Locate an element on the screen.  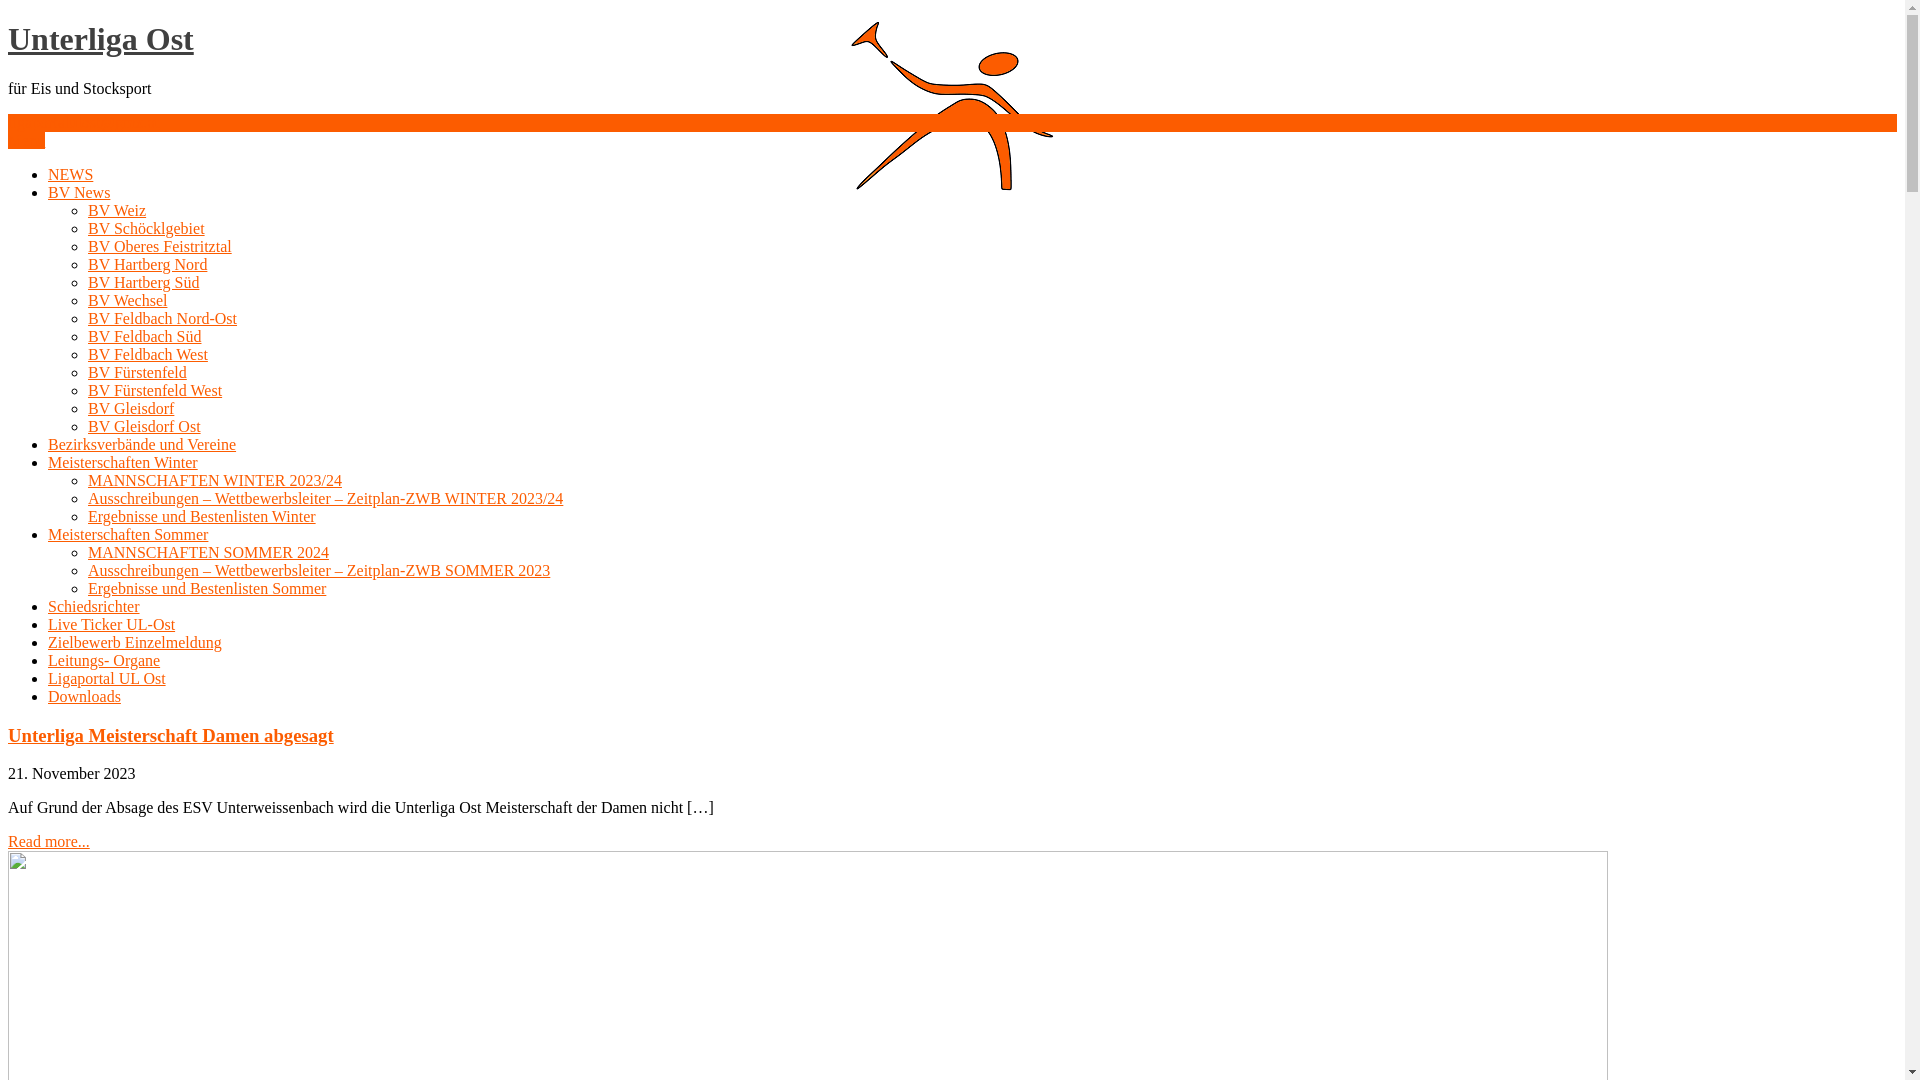
'NEWS' is located at coordinates (70, 173).